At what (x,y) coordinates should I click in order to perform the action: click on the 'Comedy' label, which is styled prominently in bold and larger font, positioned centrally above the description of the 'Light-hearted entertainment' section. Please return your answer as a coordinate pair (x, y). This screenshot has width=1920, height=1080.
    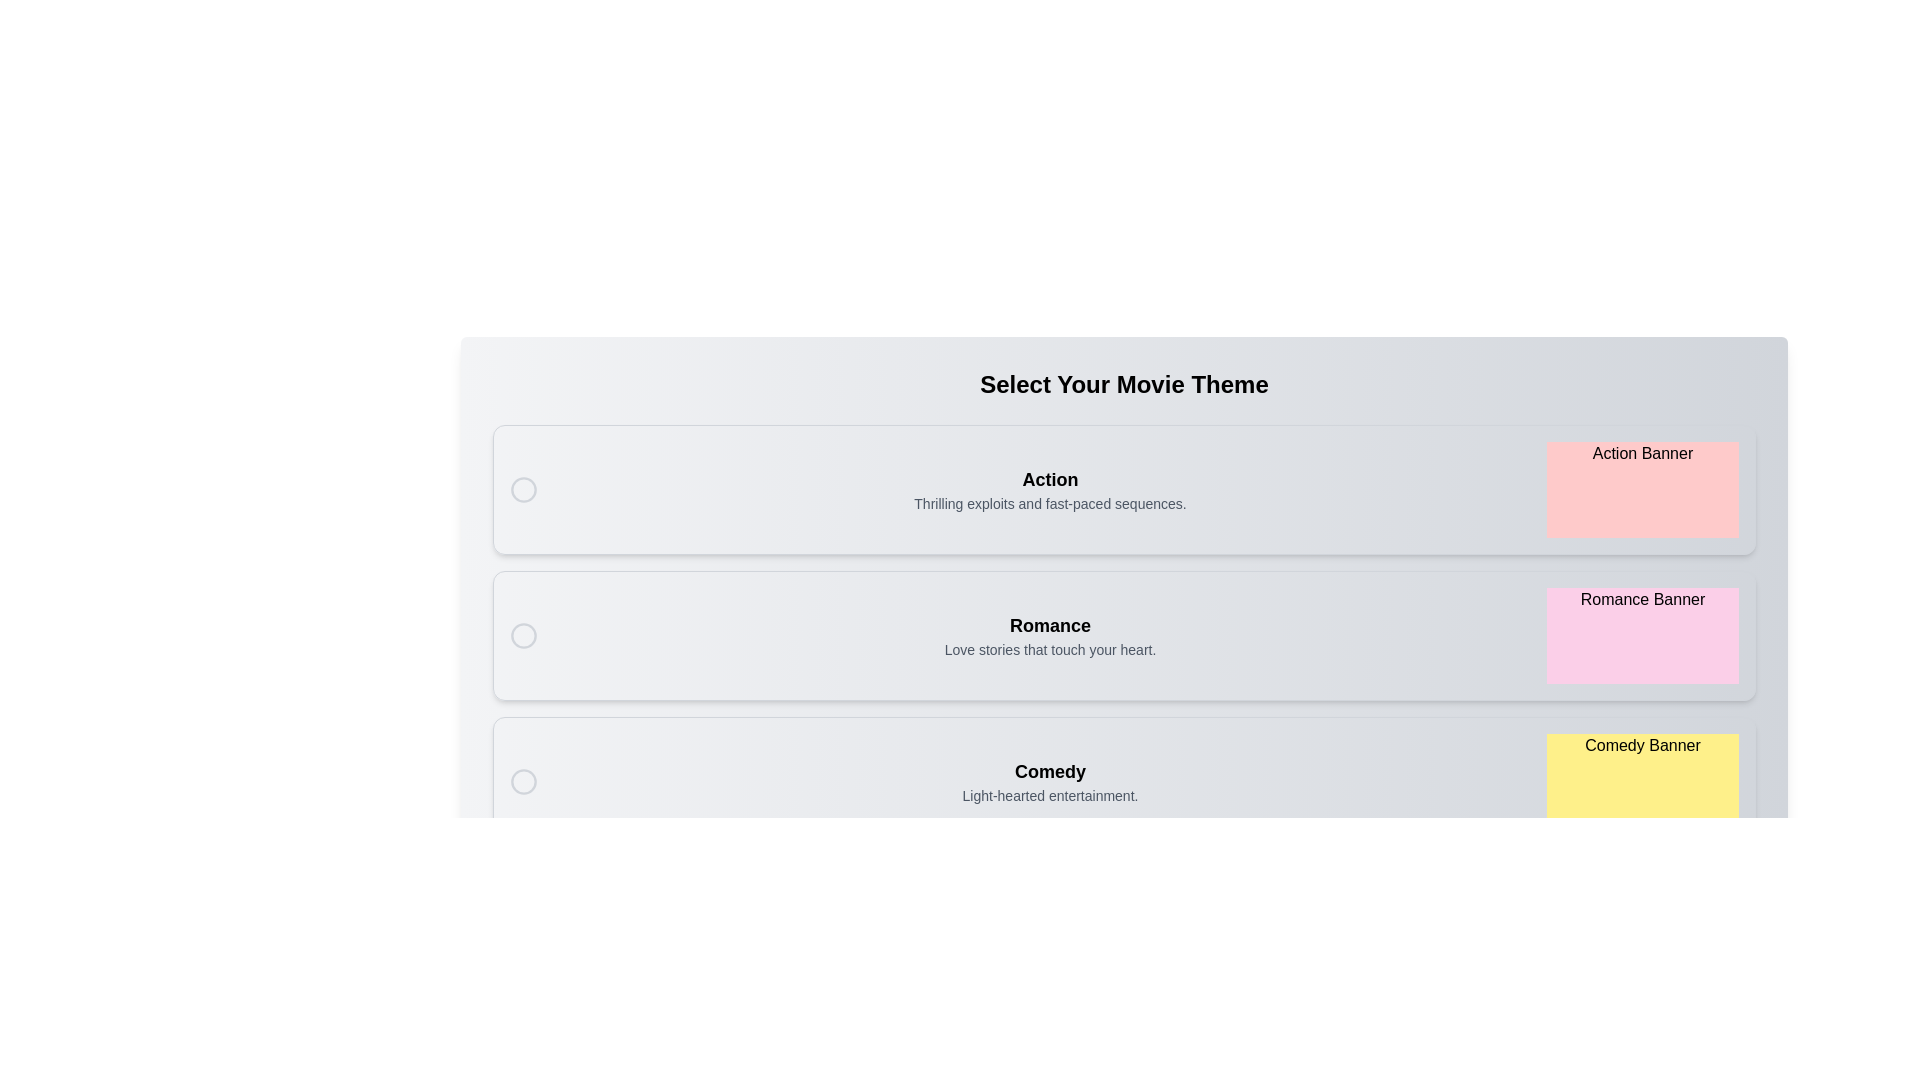
    Looking at the image, I should click on (1049, 770).